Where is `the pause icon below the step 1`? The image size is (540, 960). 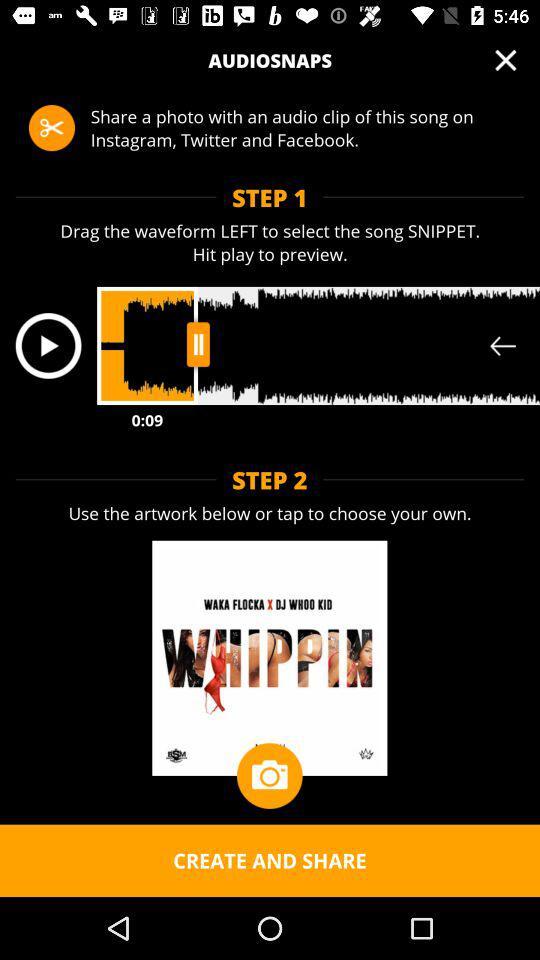 the pause icon below the step 1 is located at coordinates (198, 344).